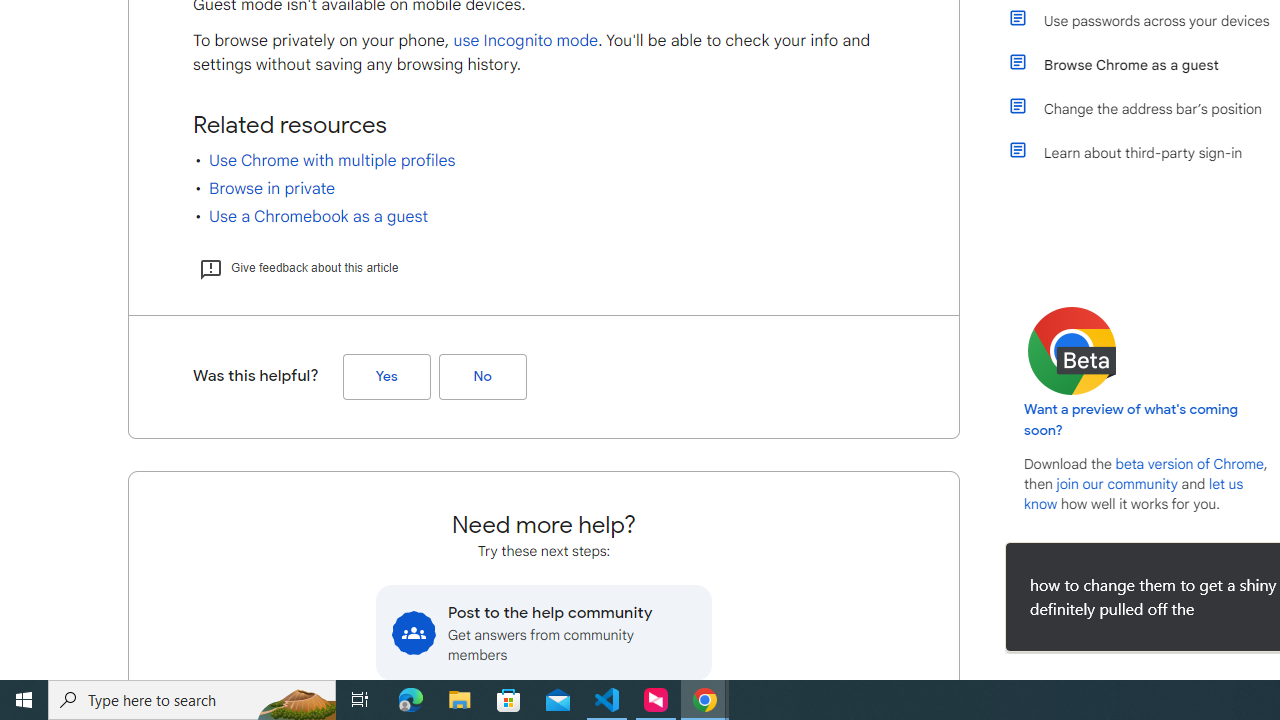 The height and width of the screenshot is (720, 1280). I want to click on 'Chrome Beta logo', so click(1071, 350).